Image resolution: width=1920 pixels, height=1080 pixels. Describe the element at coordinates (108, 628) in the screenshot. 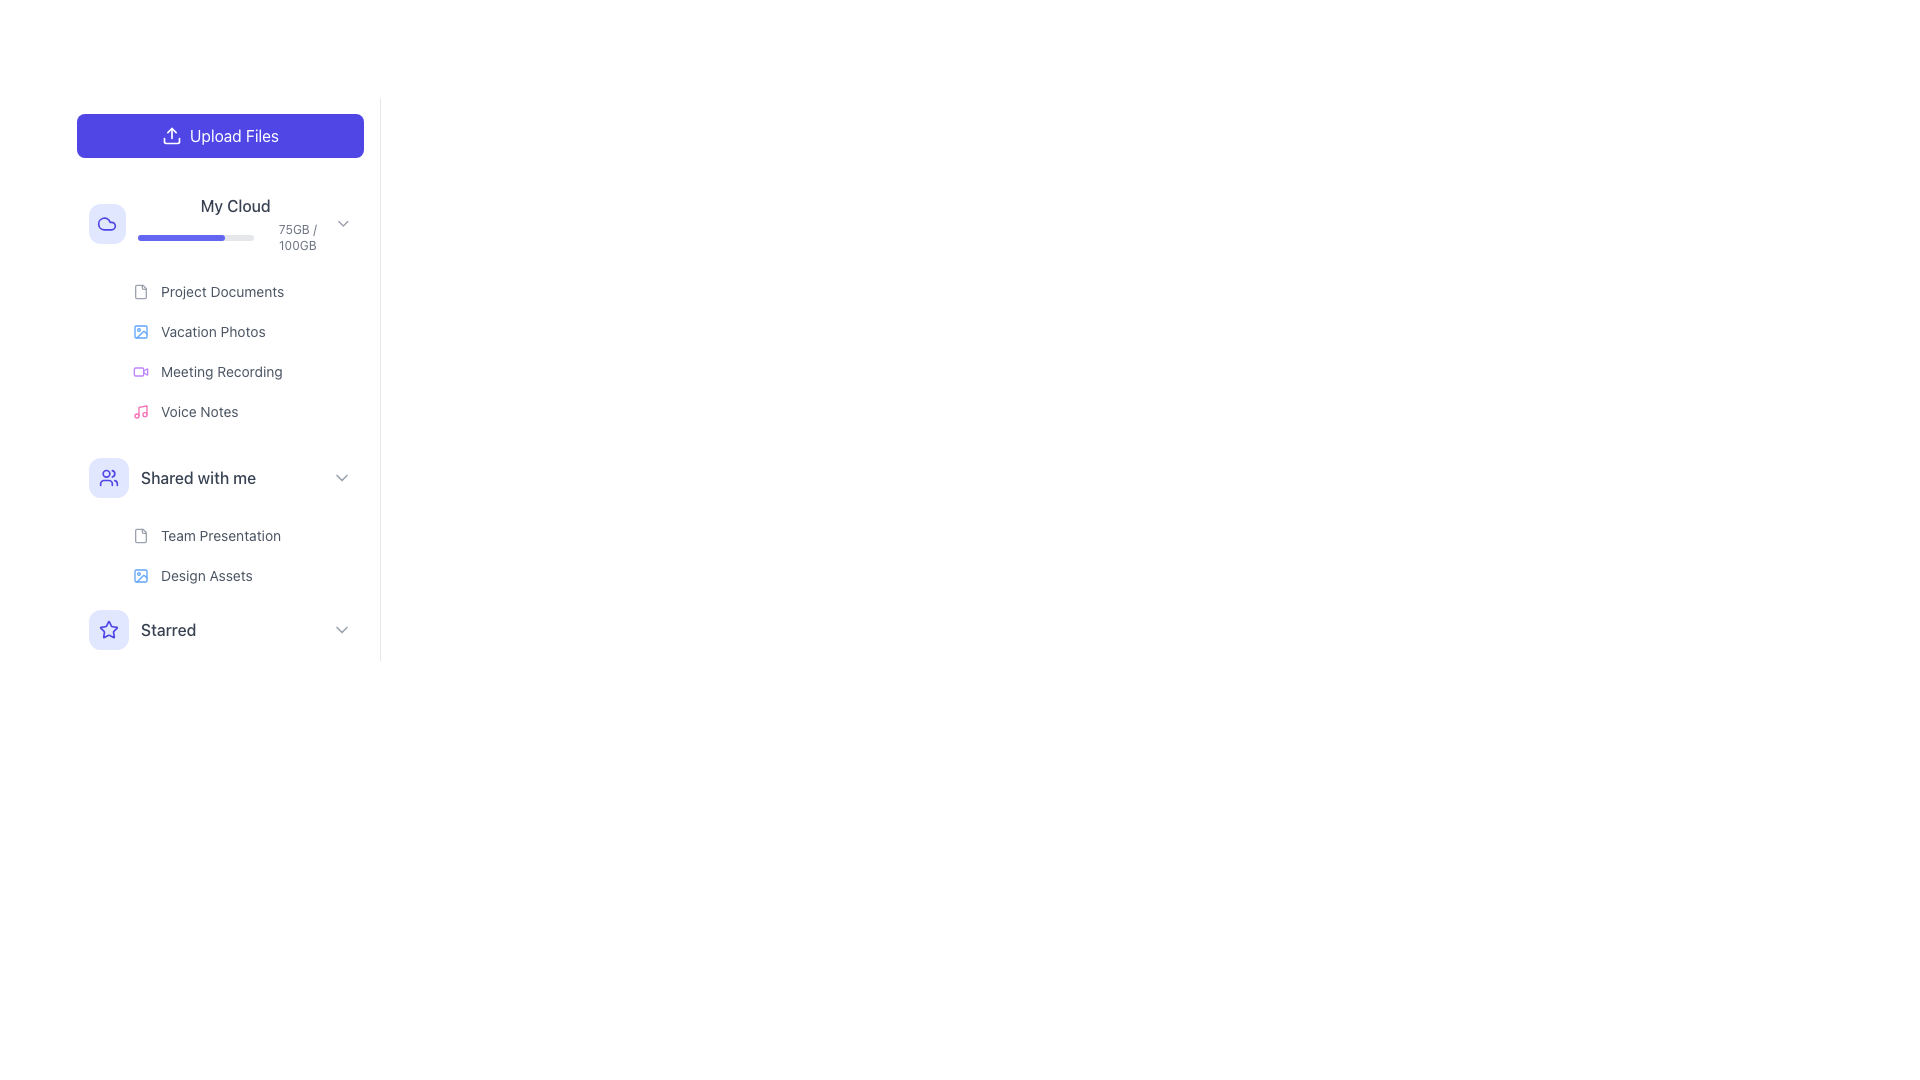

I see `the star icon button with an indigo outline located in the bottom section of the sidebar, part of the 'Starred' section` at that location.